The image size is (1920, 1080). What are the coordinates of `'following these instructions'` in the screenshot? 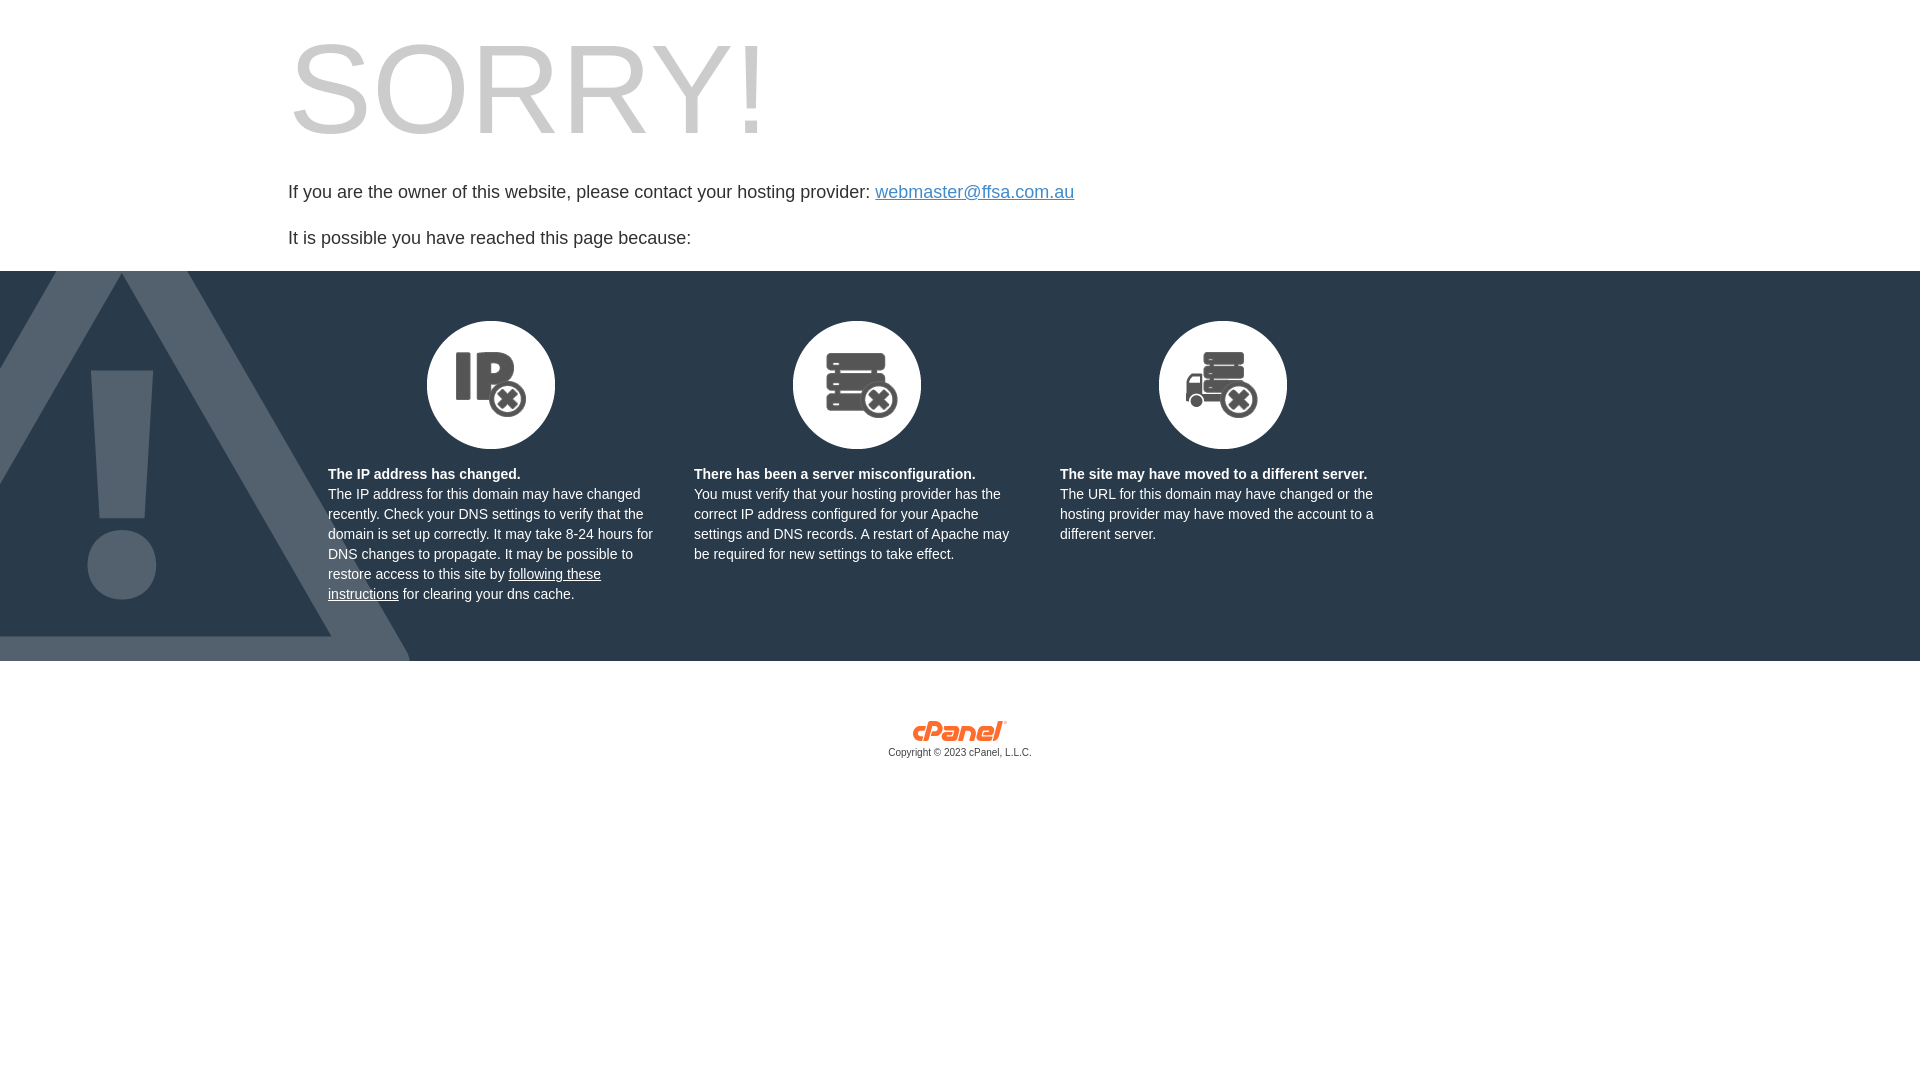 It's located at (463, 583).